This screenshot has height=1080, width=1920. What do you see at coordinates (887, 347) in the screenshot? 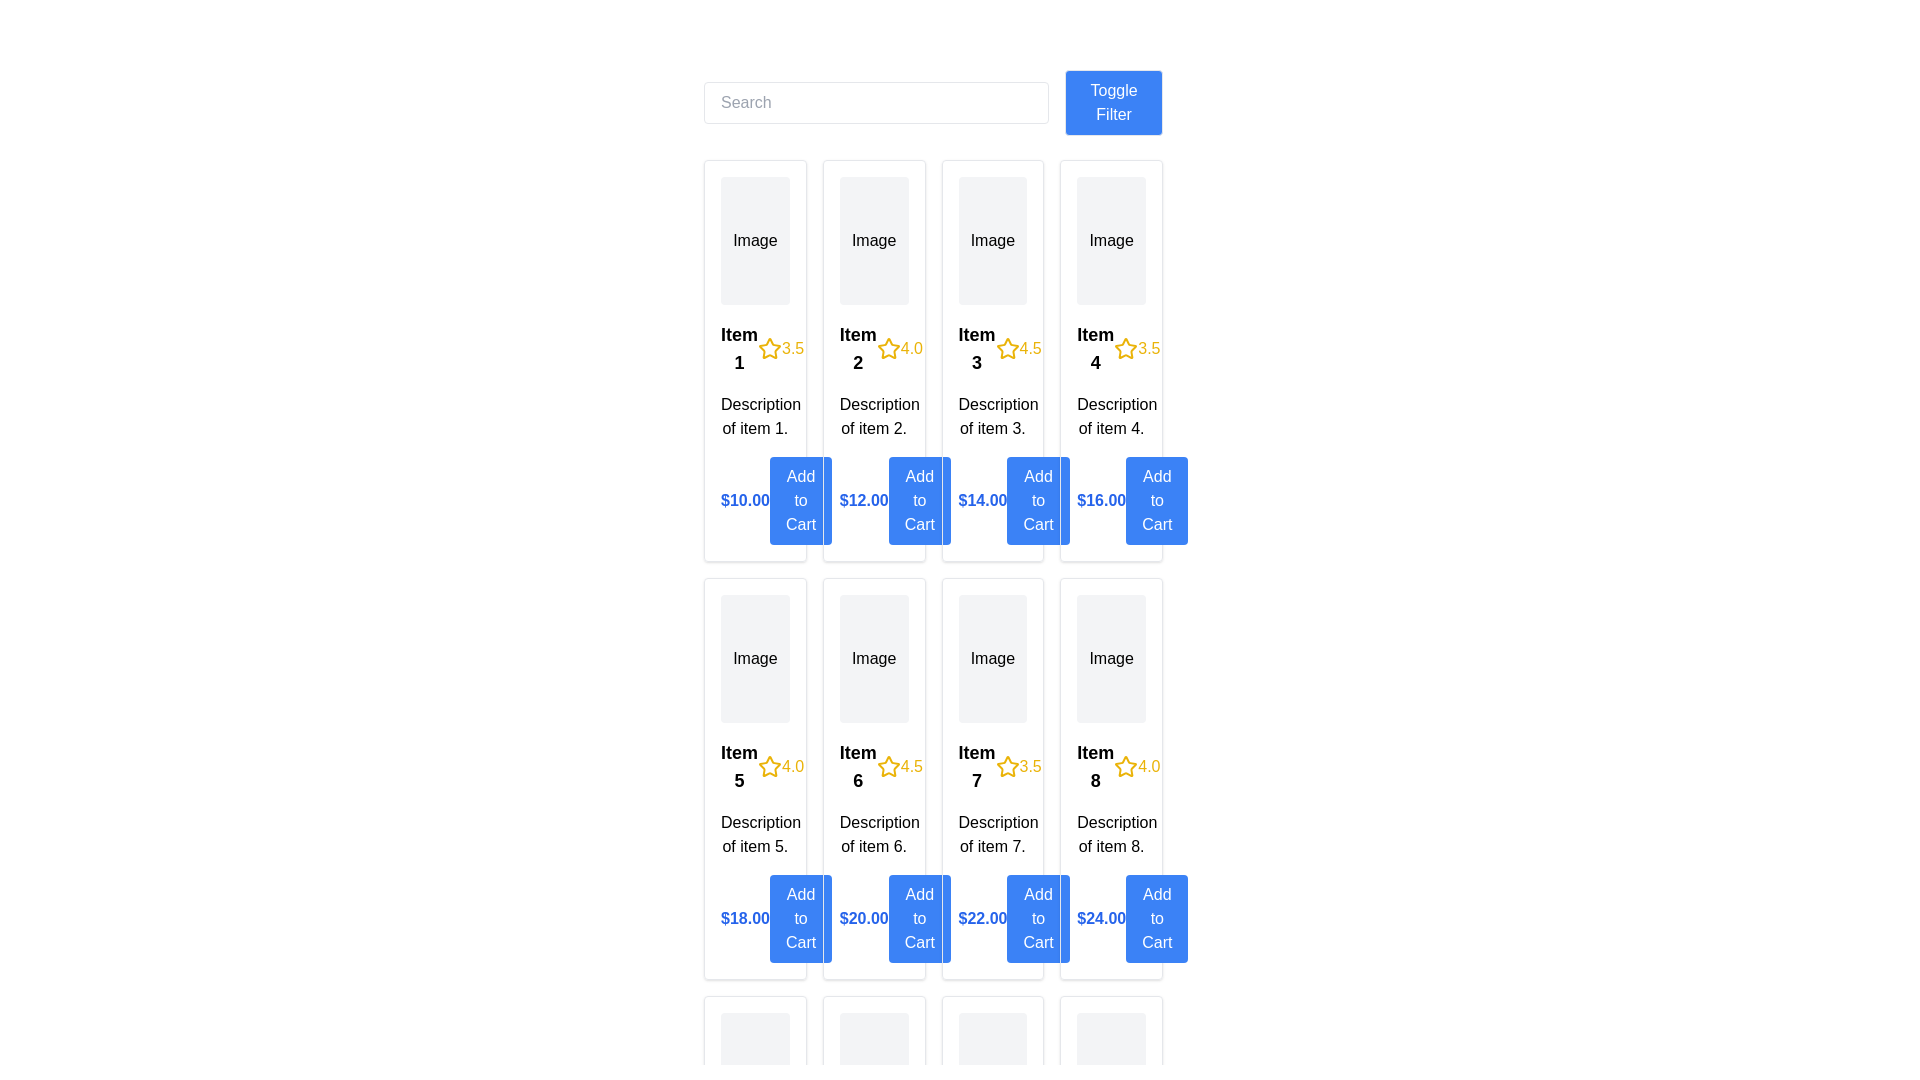
I see `the yellow five-pointed star icon used for rating, which is located in the second item card between the item's title and description` at bounding box center [887, 347].